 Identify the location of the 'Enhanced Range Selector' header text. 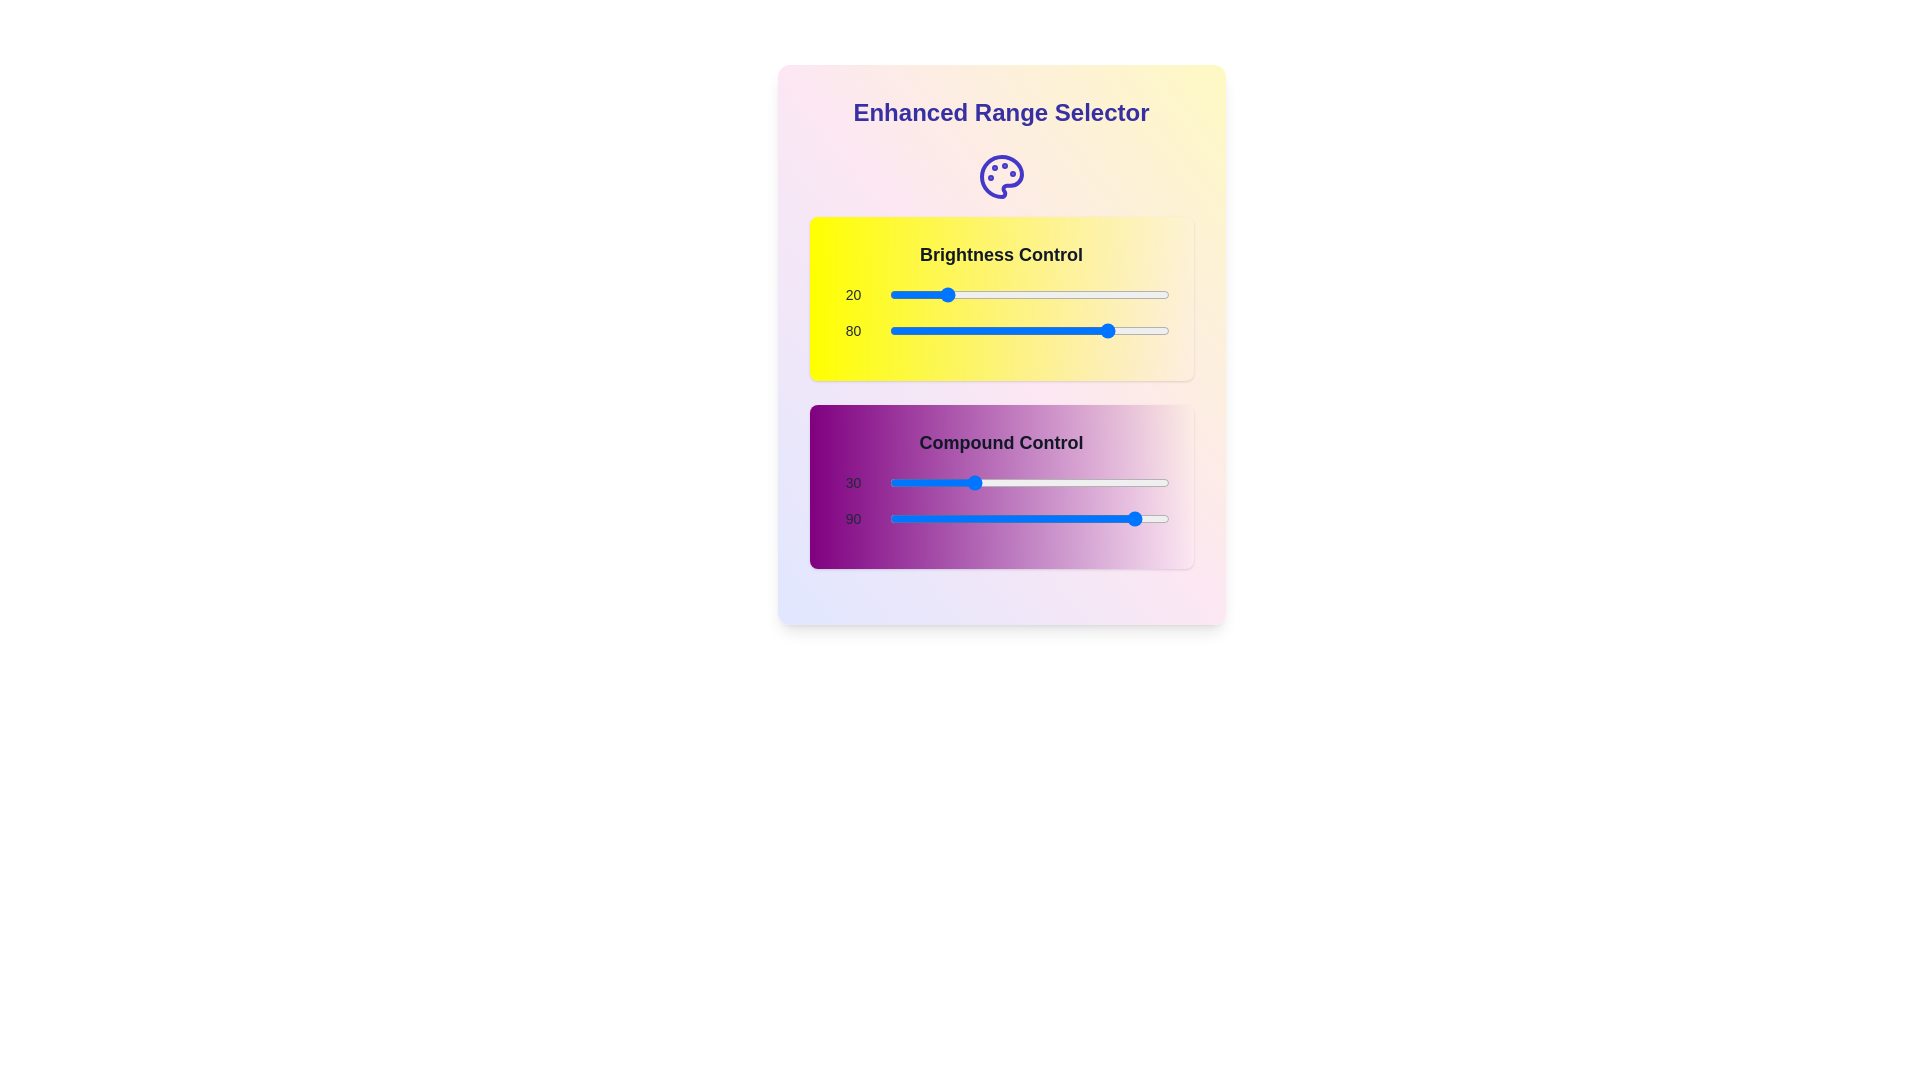
(1001, 112).